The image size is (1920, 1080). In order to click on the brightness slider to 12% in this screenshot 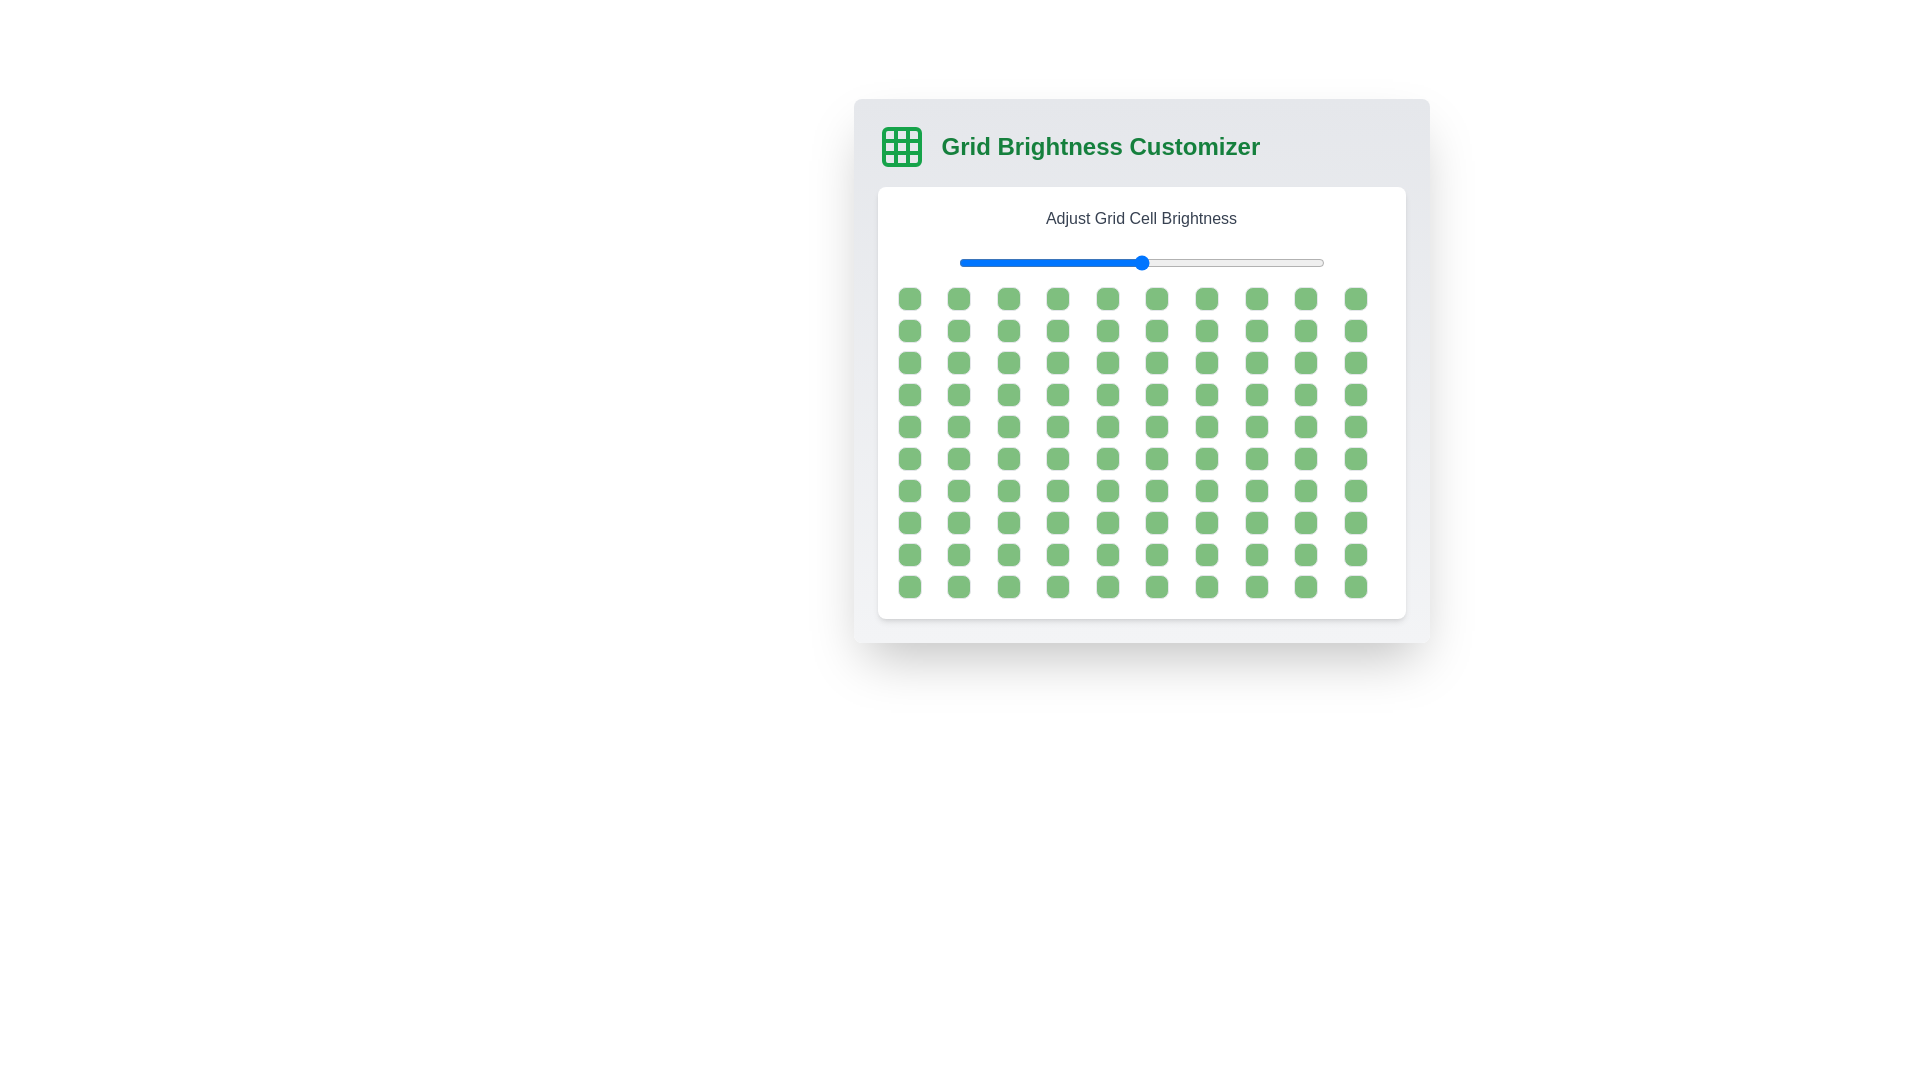, I will do `click(1002, 261)`.